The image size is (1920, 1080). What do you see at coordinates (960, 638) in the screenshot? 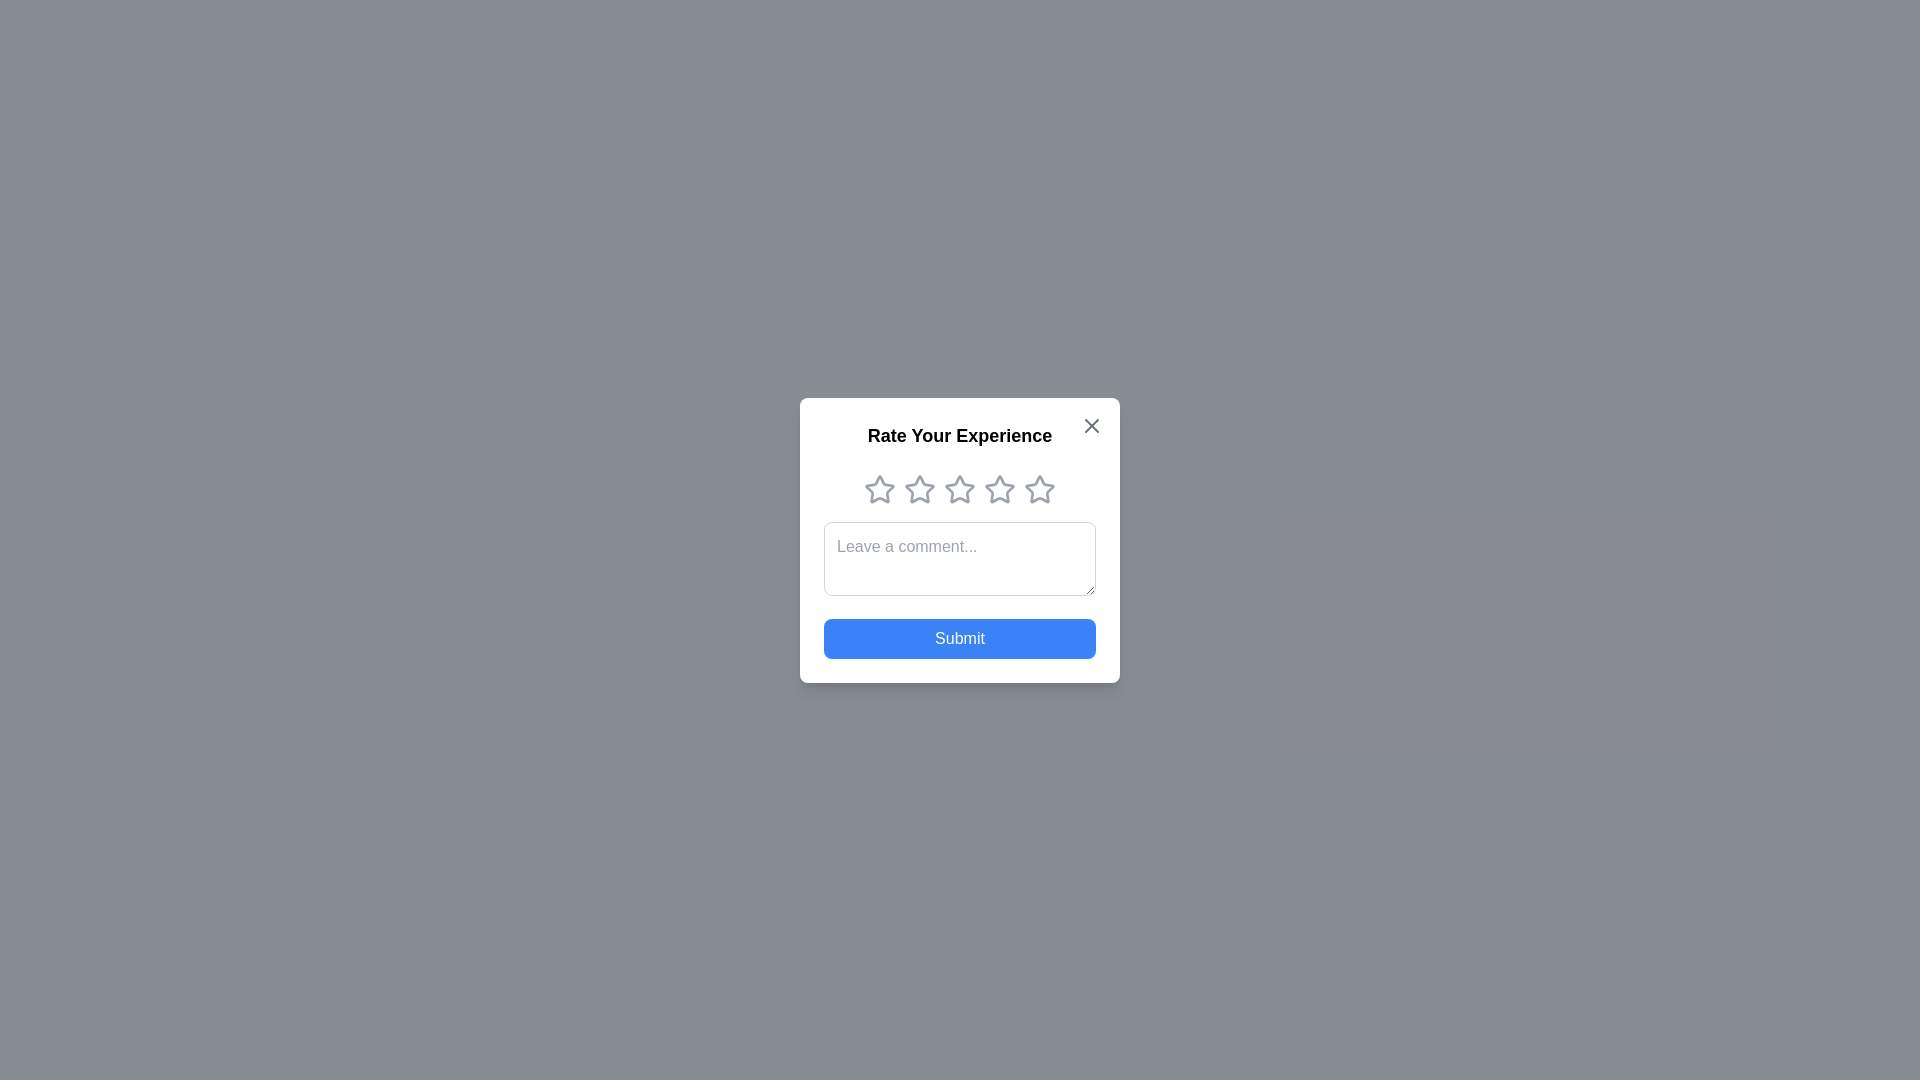
I see `the submit button to submit the rating and comment` at bounding box center [960, 638].